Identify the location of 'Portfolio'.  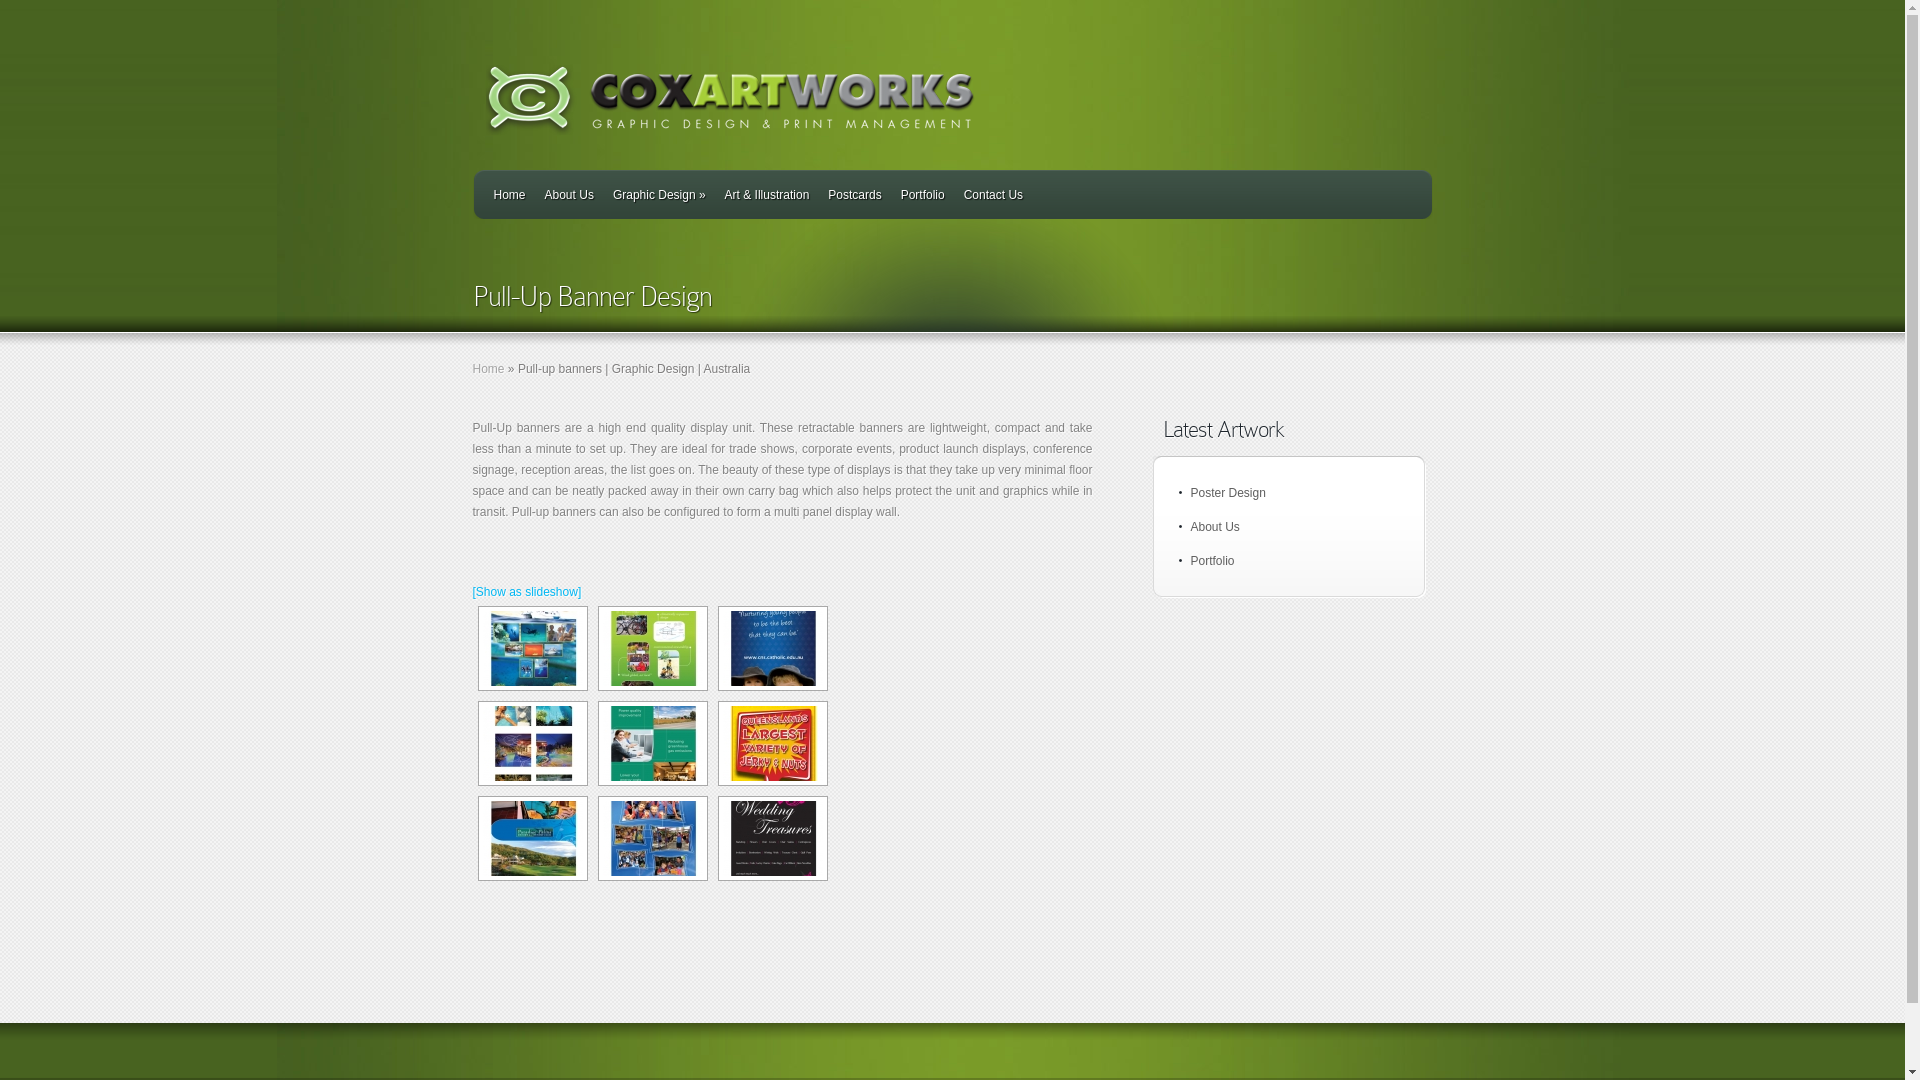
(1210, 560).